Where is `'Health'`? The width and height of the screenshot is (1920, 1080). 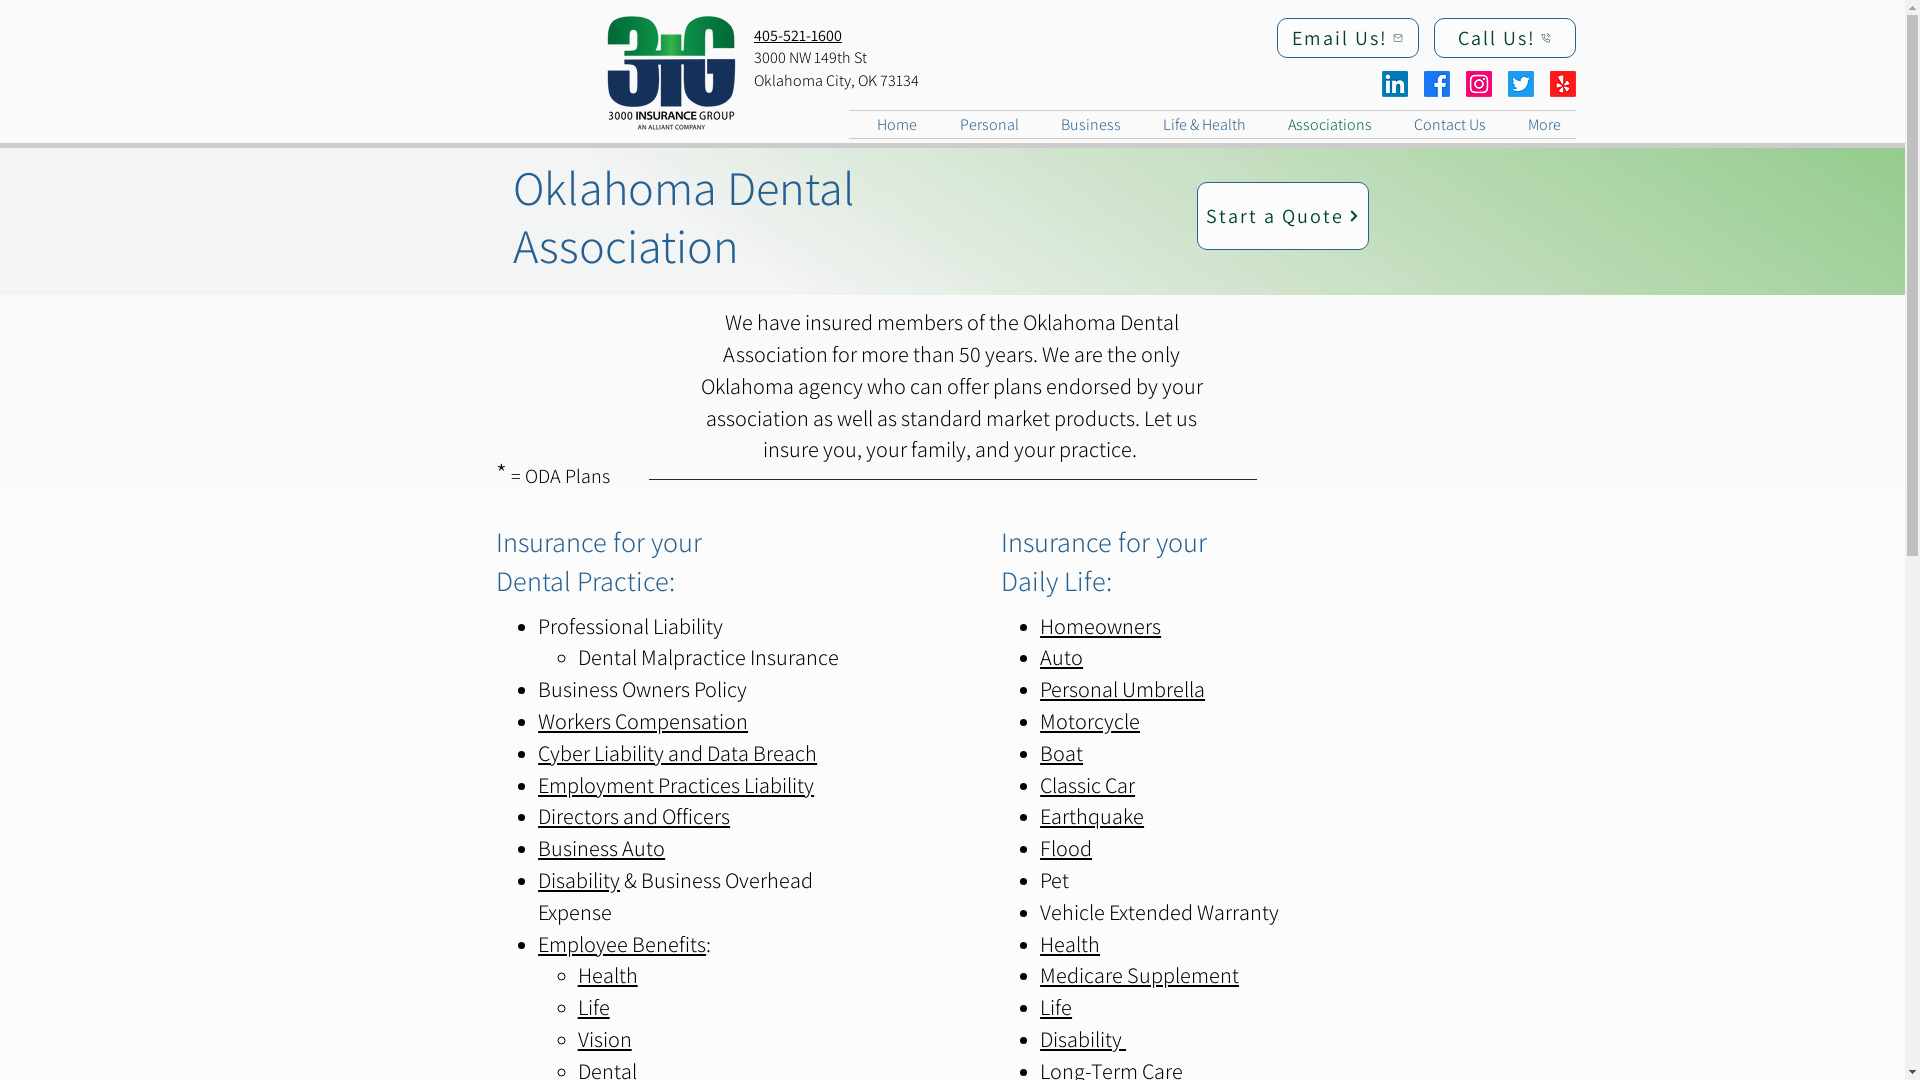 'Health' is located at coordinates (607, 974).